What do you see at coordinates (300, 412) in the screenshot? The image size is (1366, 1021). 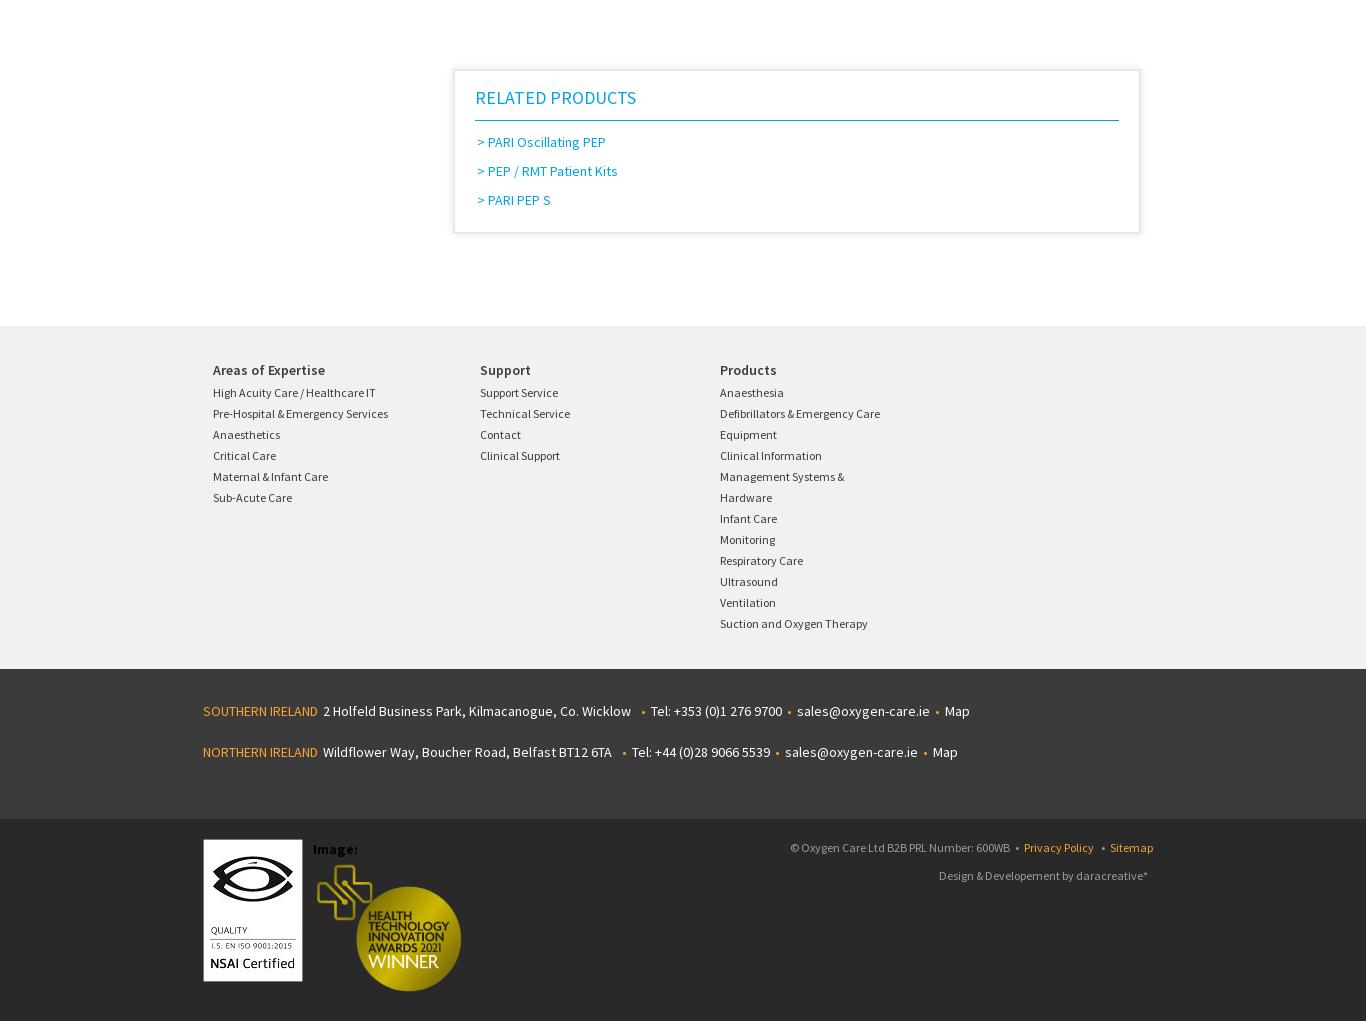 I see `'Pre-Hospital & Emergency Services'` at bounding box center [300, 412].